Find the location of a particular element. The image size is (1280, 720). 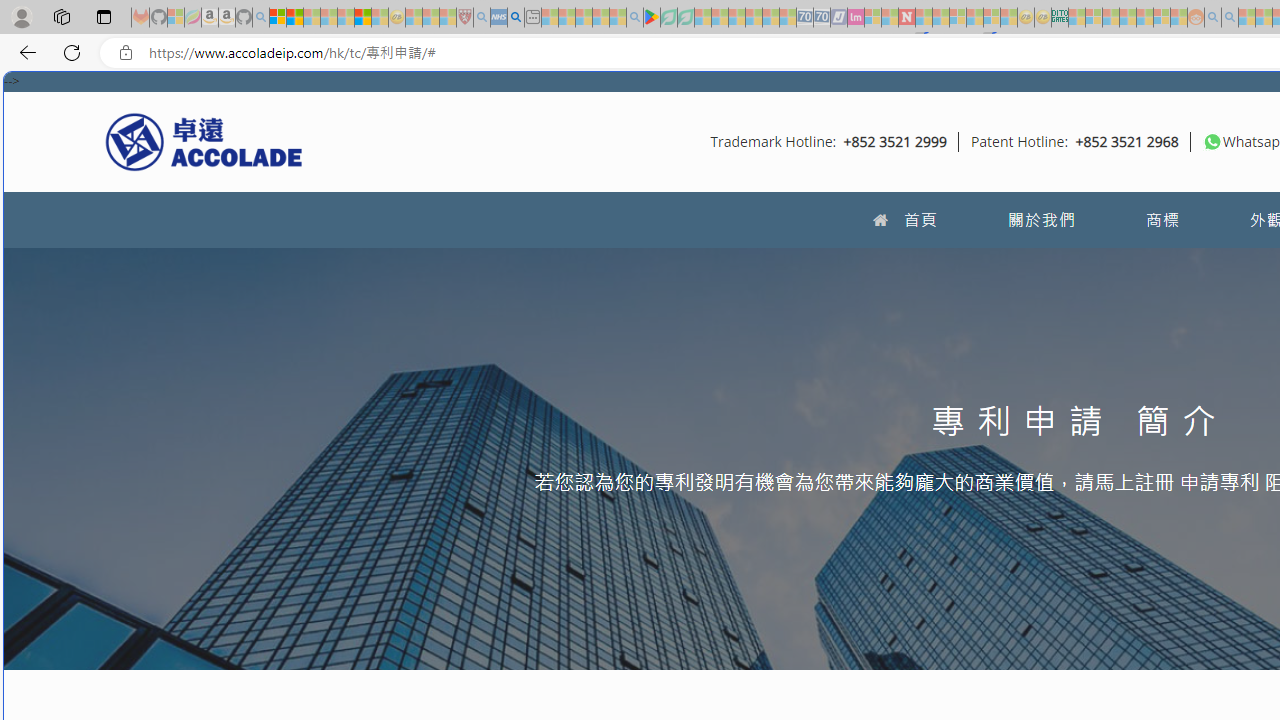

'google - Search - Sleeping' is located at coordinates (633, 17).